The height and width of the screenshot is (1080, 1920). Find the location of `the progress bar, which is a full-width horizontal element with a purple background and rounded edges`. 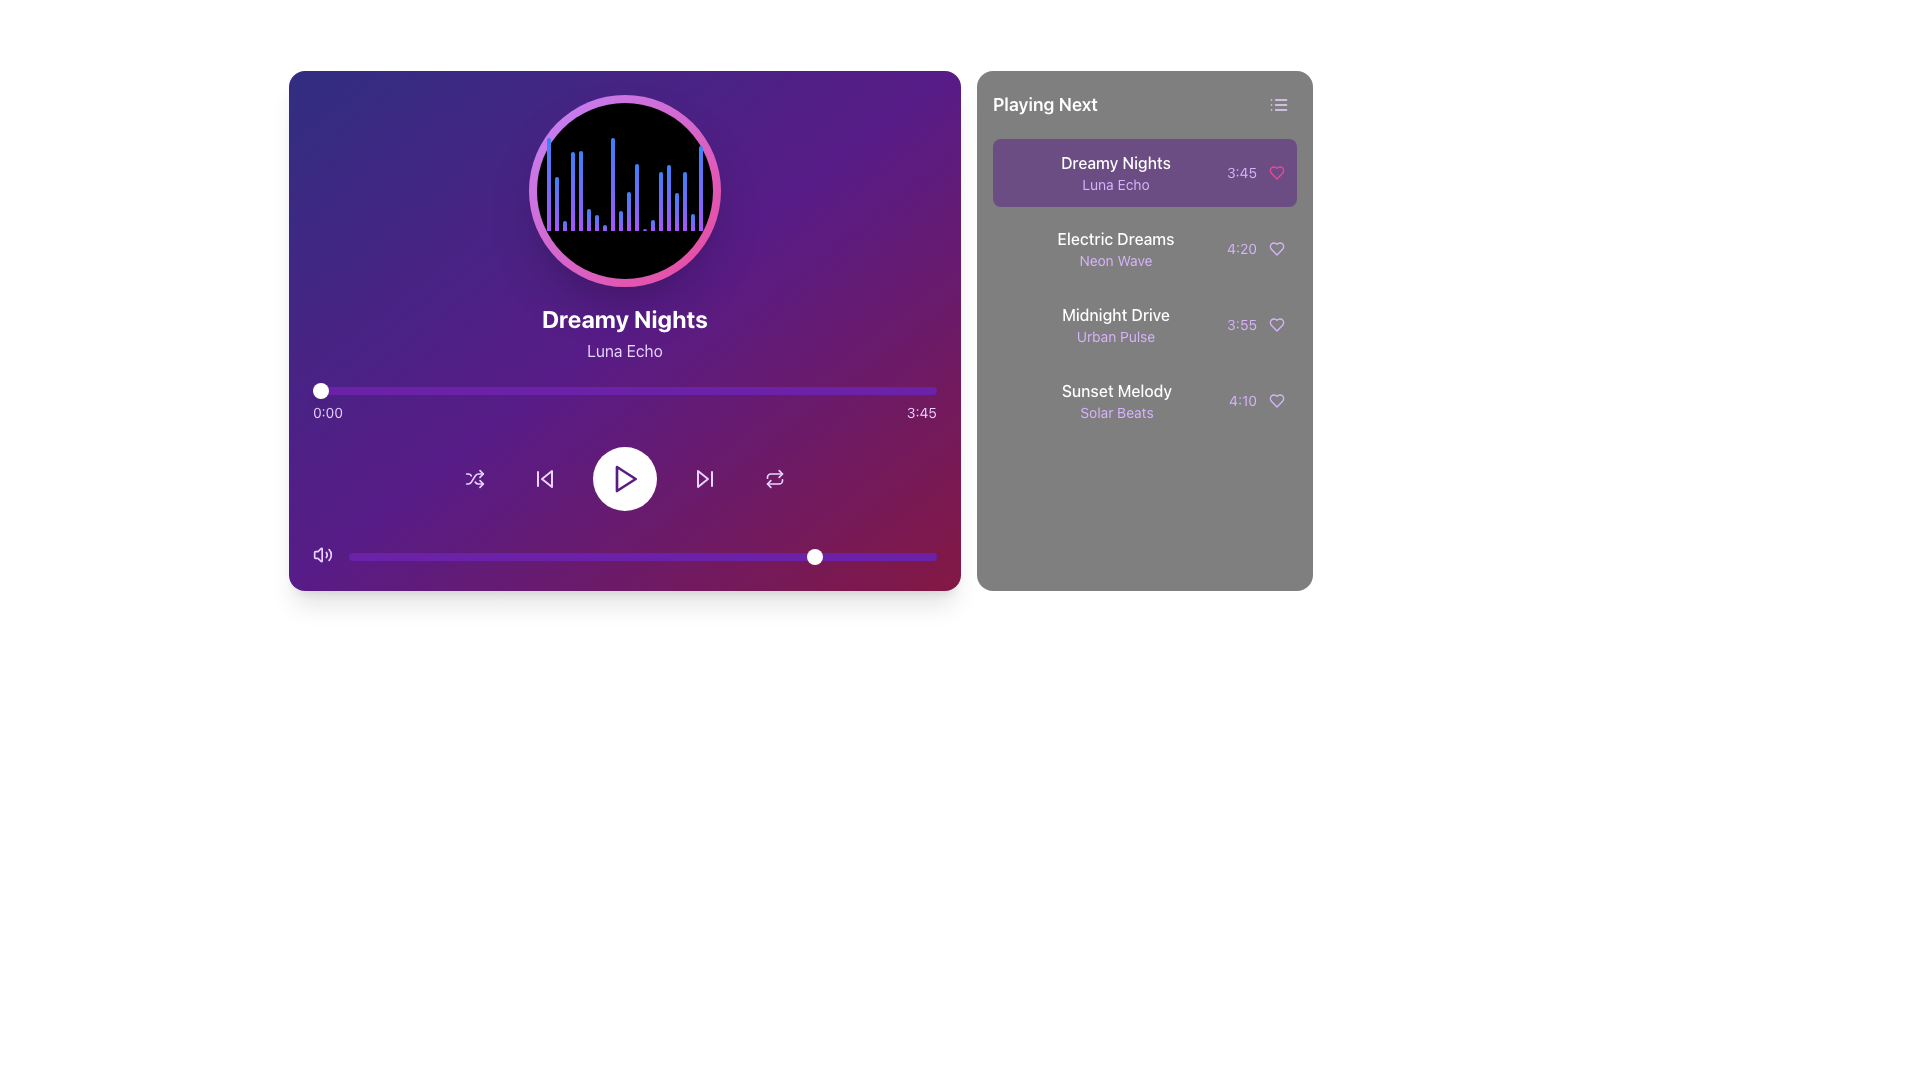

the progress bar, which is a full-width horizontal element with a purple background and rounded edges is located at coordinates (623, 390).